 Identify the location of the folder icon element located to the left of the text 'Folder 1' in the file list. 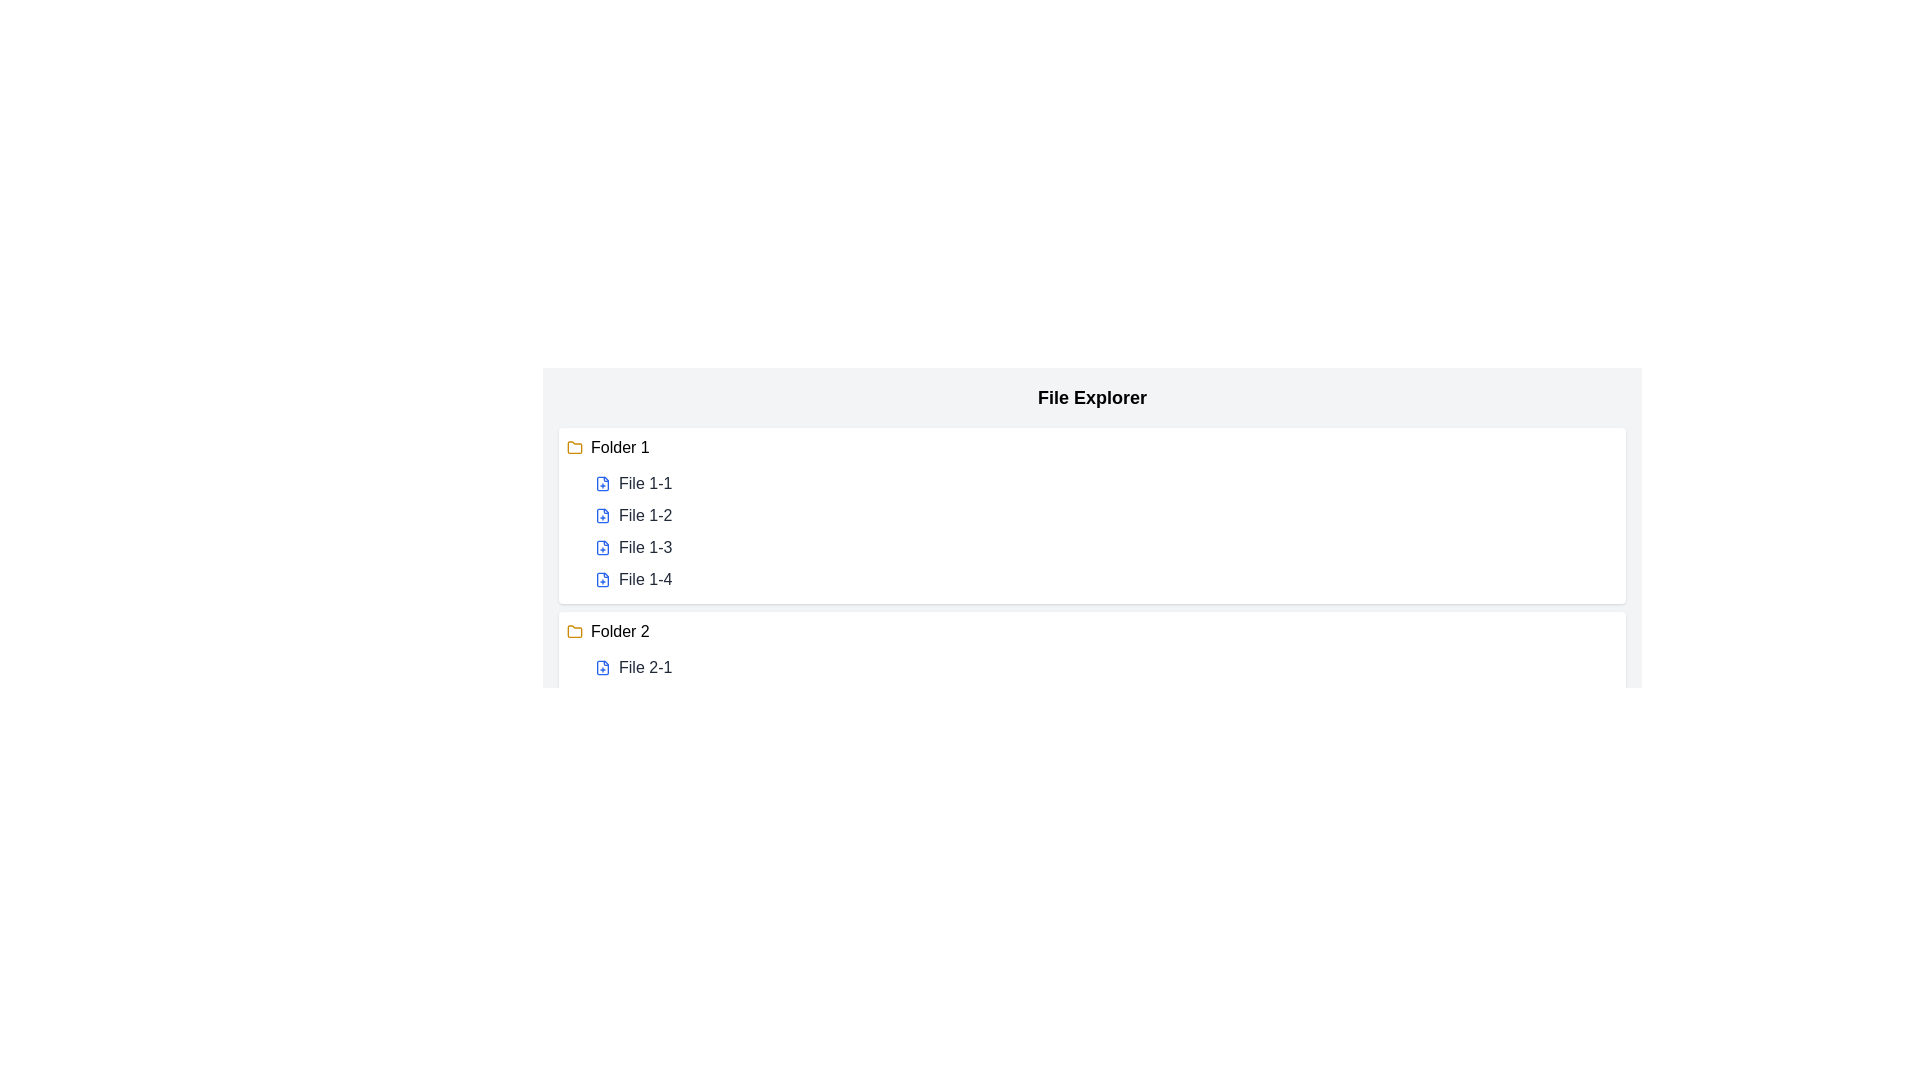
(574, 446).